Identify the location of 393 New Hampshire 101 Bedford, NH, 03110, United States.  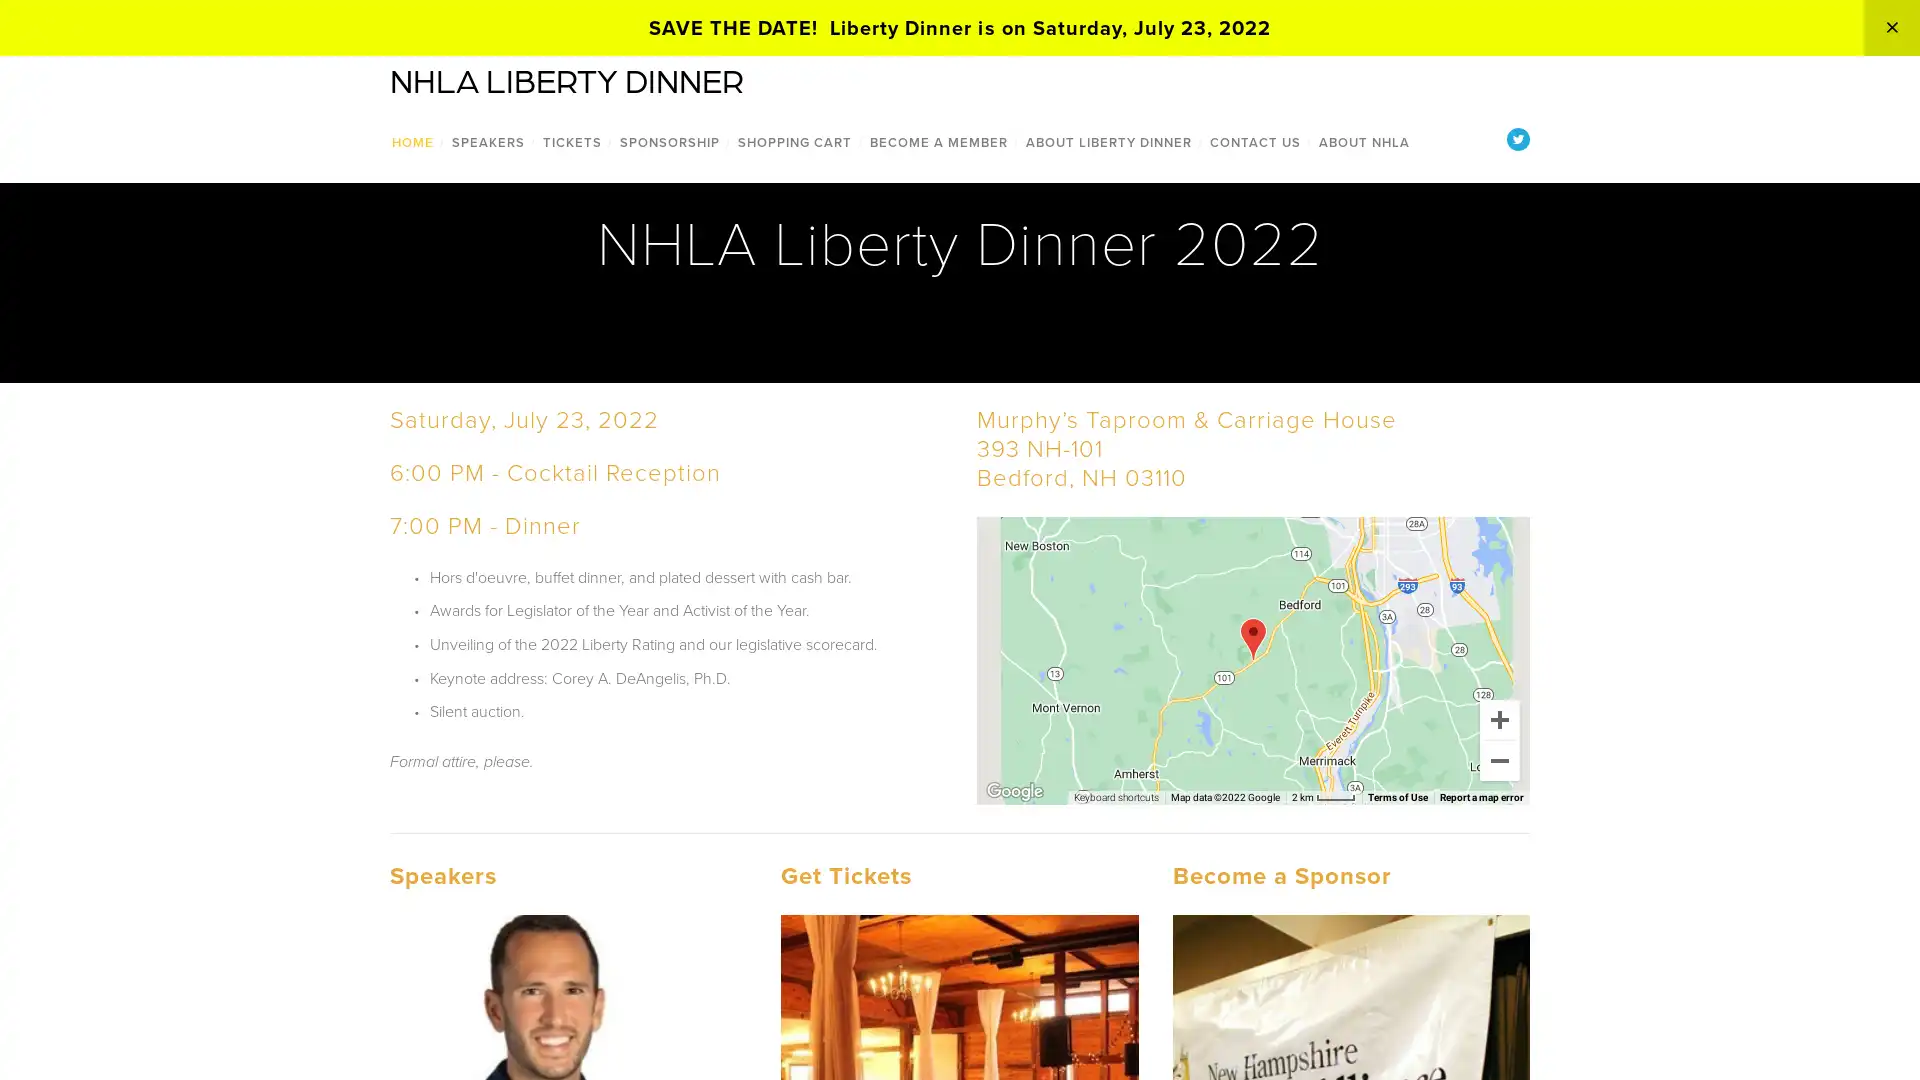
(1251, 638).